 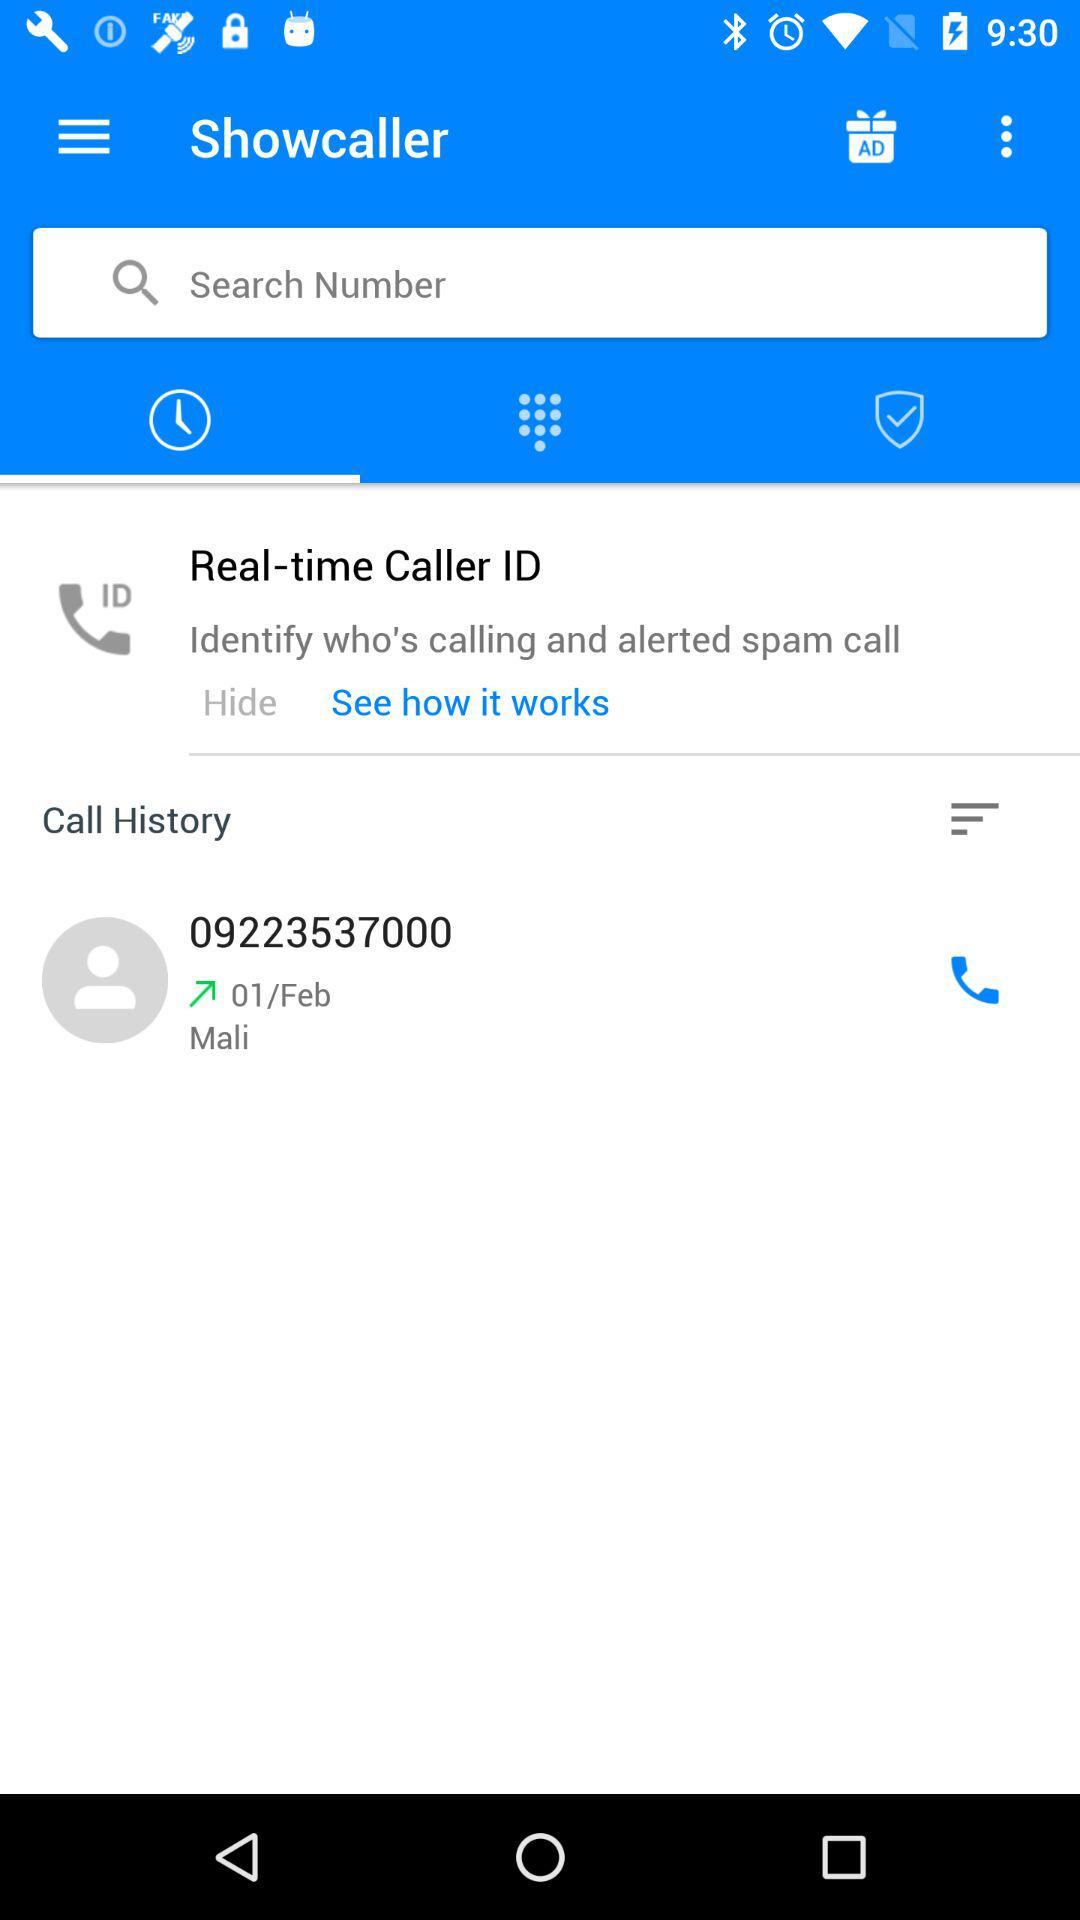 What do you see at coordinates (974, 819) in the screenshot?
I see `the icon next to see how it item` at bounding box center [974, 819].